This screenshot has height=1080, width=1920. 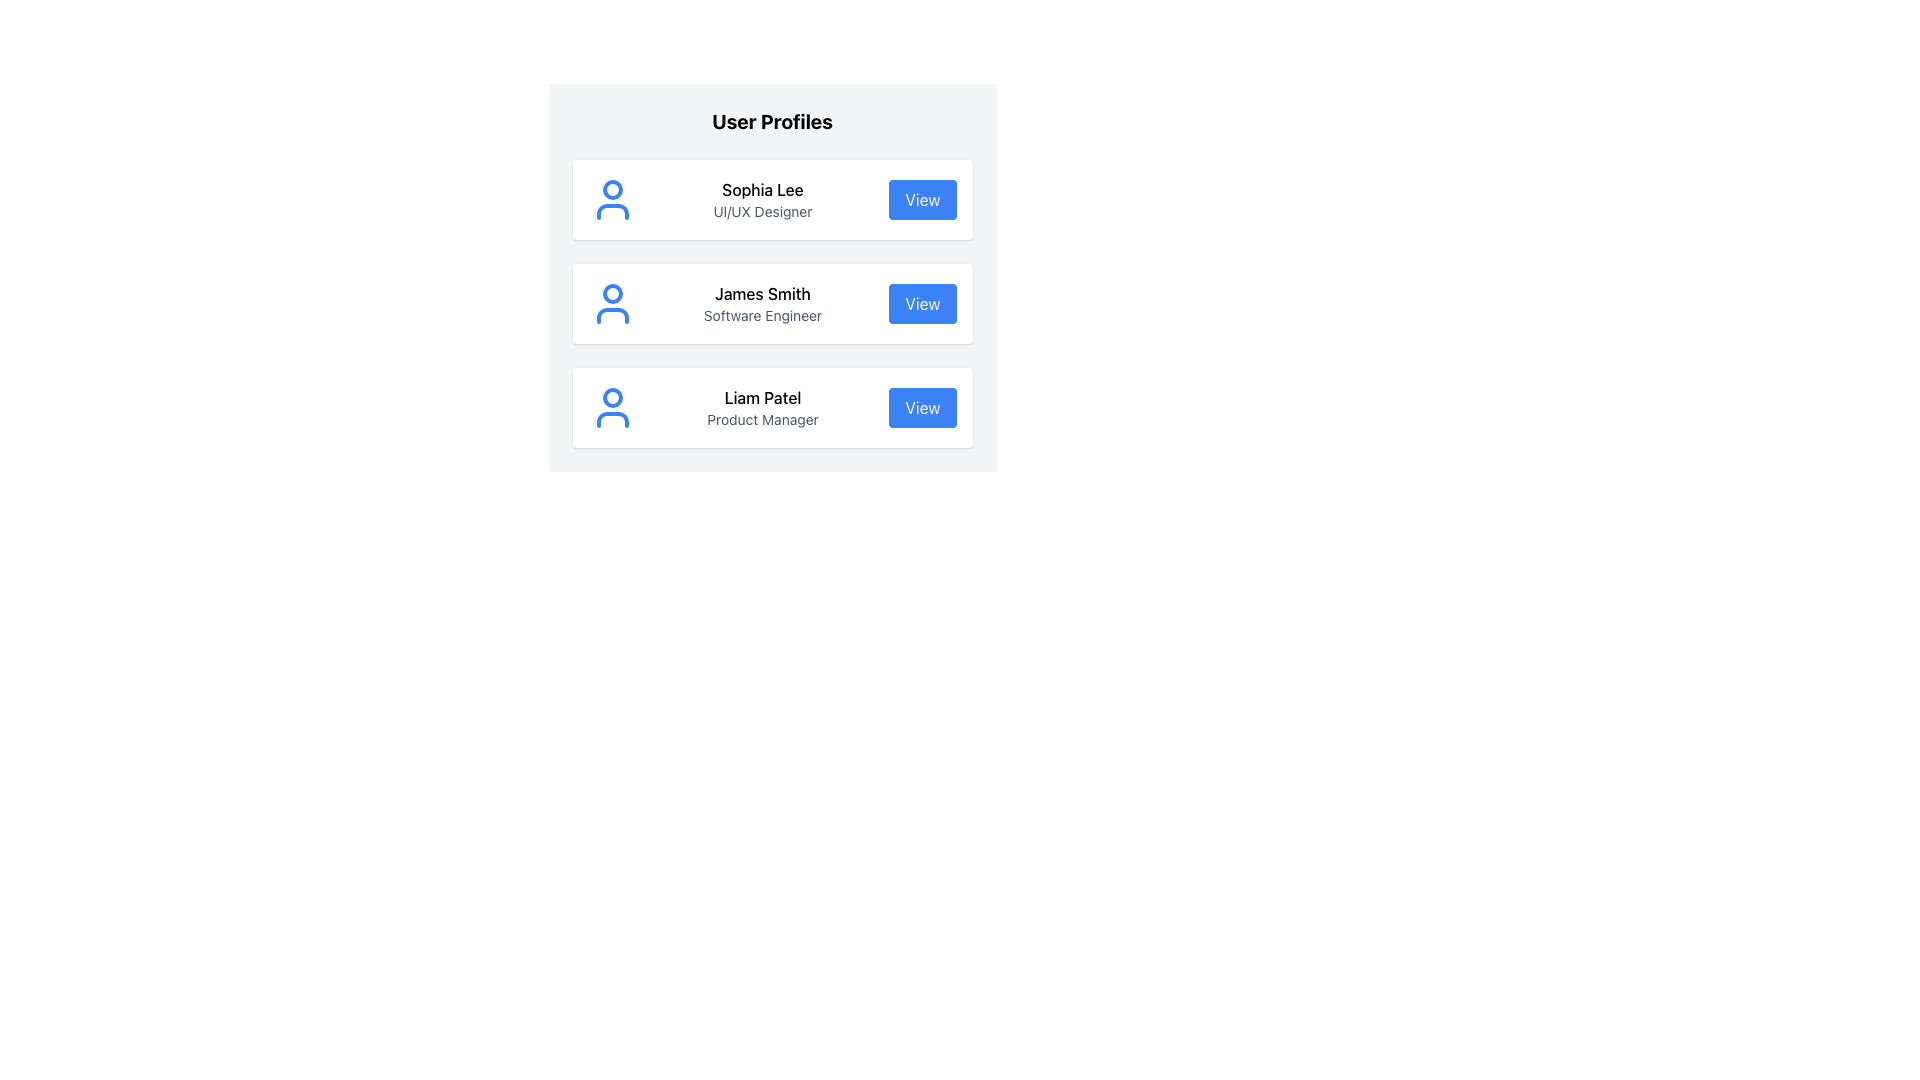 What do you see at coordinates (611, 397) in the screenshot?
I see `the SVG Circle representing the profile icon of 'Liam Patel', which is the last user profile icon in the list` at bounding box center [611, 397].